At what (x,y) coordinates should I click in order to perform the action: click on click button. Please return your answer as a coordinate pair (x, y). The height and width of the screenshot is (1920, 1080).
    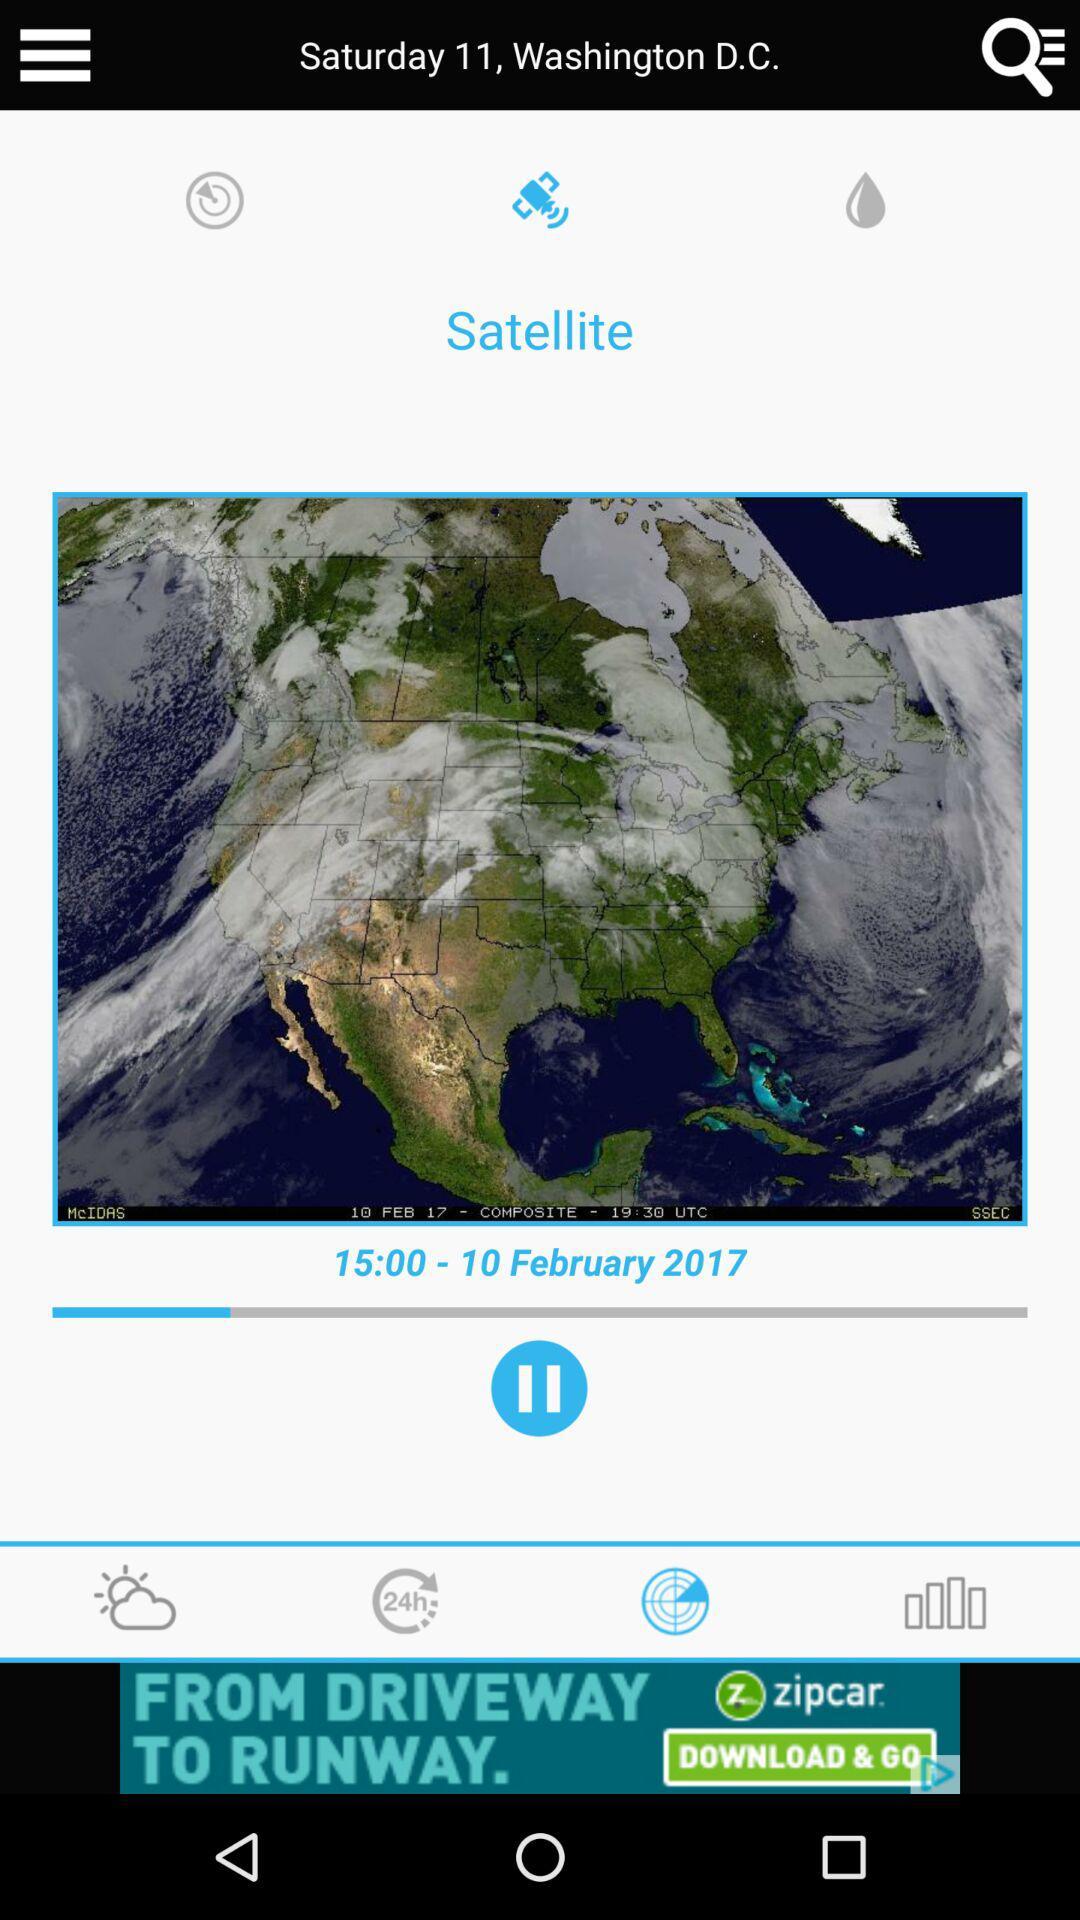
    Looking at the image, I should click on (540, 1727).